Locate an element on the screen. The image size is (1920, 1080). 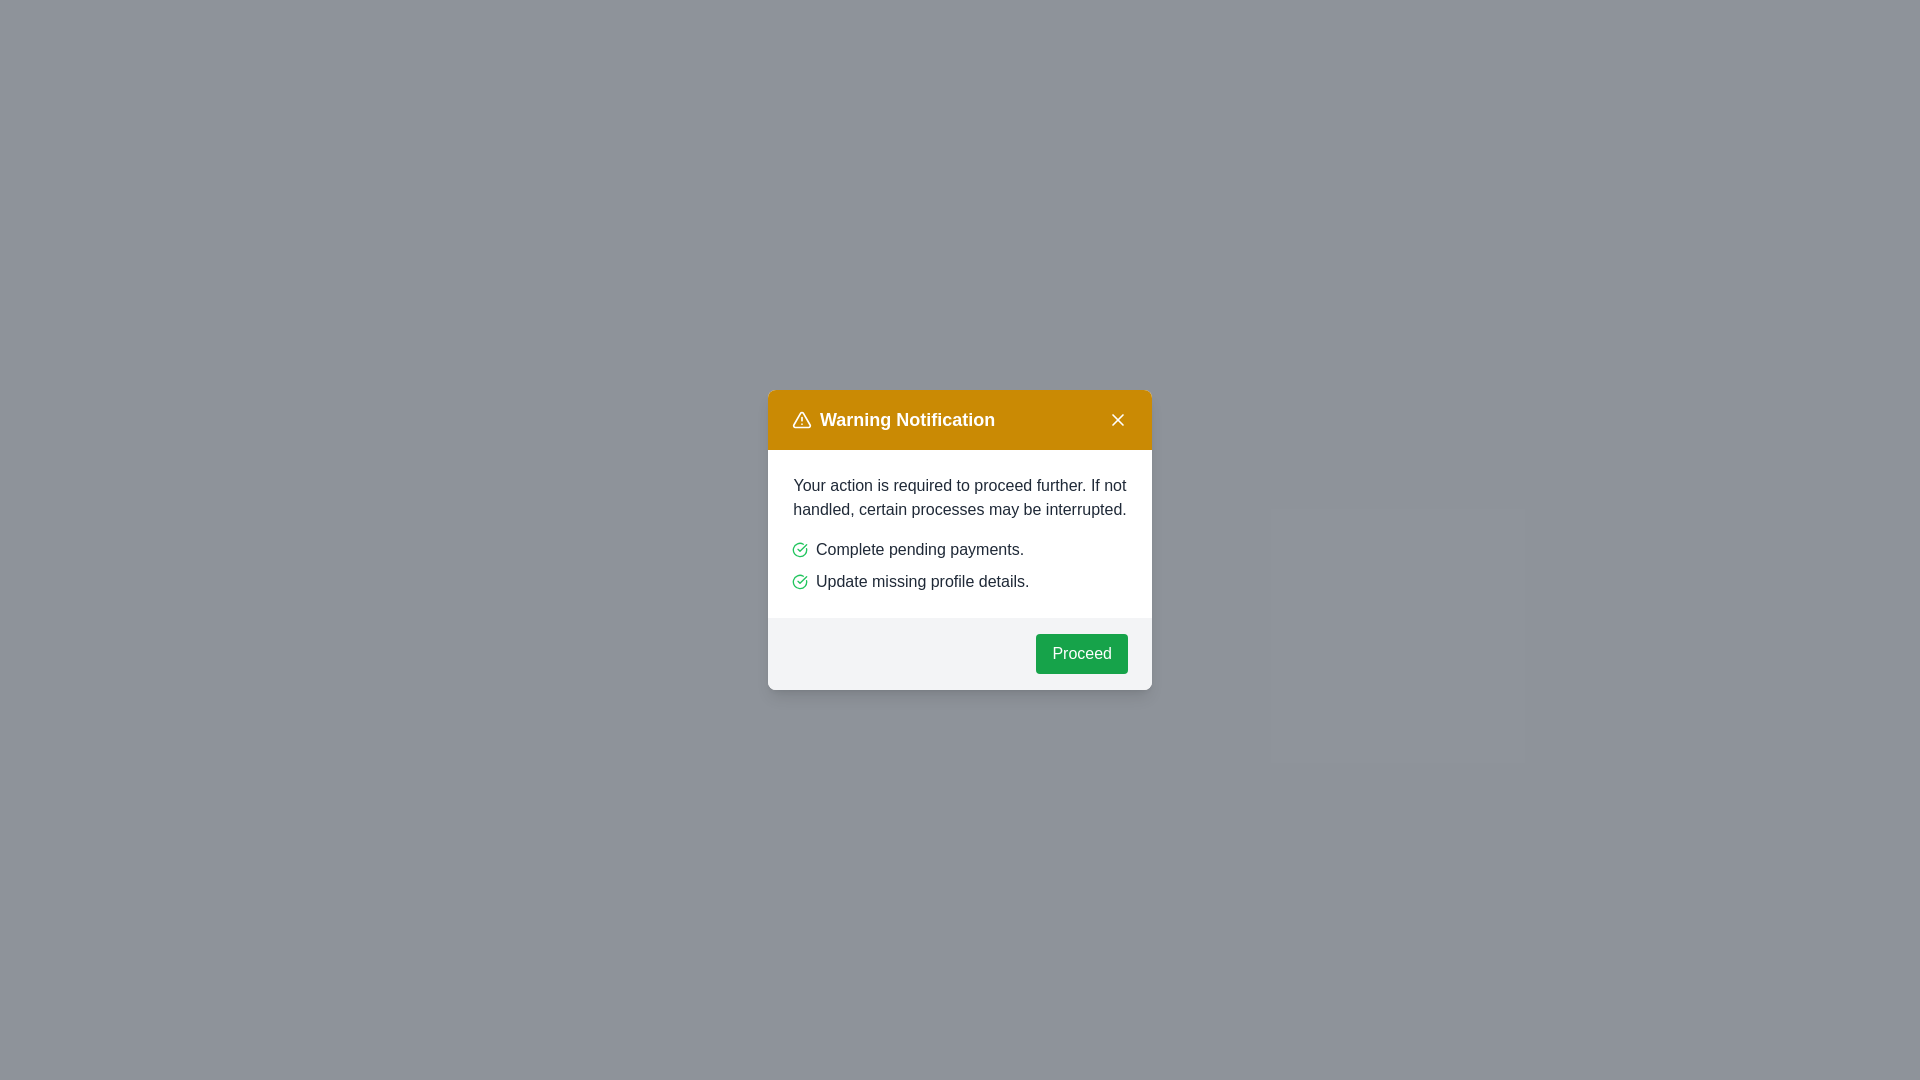
the circular icon with a green outline and white checkmark, located to the left of the text 'Update missing profile details.' in the notification box for understanding the status is located at coordinates (800, 582).